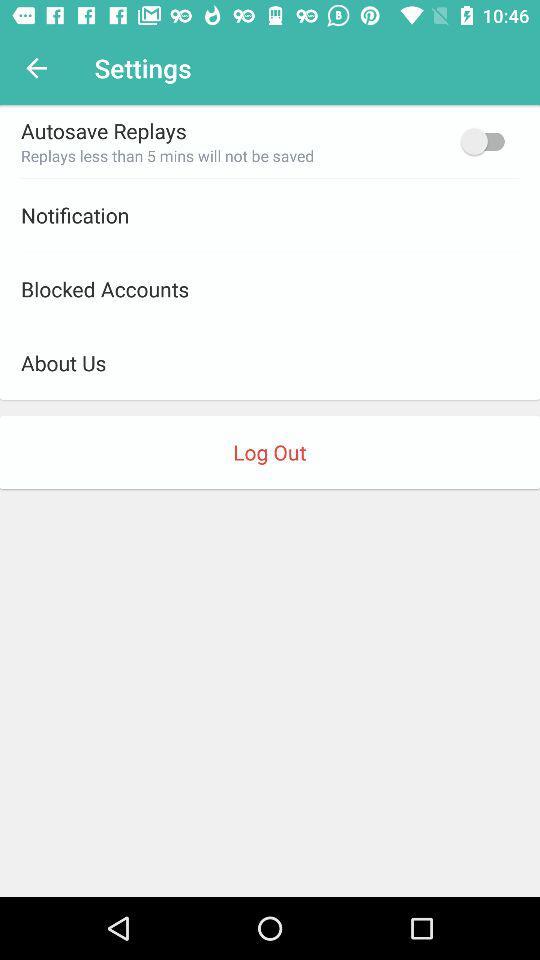 The width and height of the screenshot is (540, 960). What do you see at coordinates (486, 140) in the screenshot?
I see `the item next to replays less than` at bounding box center [486, 140].